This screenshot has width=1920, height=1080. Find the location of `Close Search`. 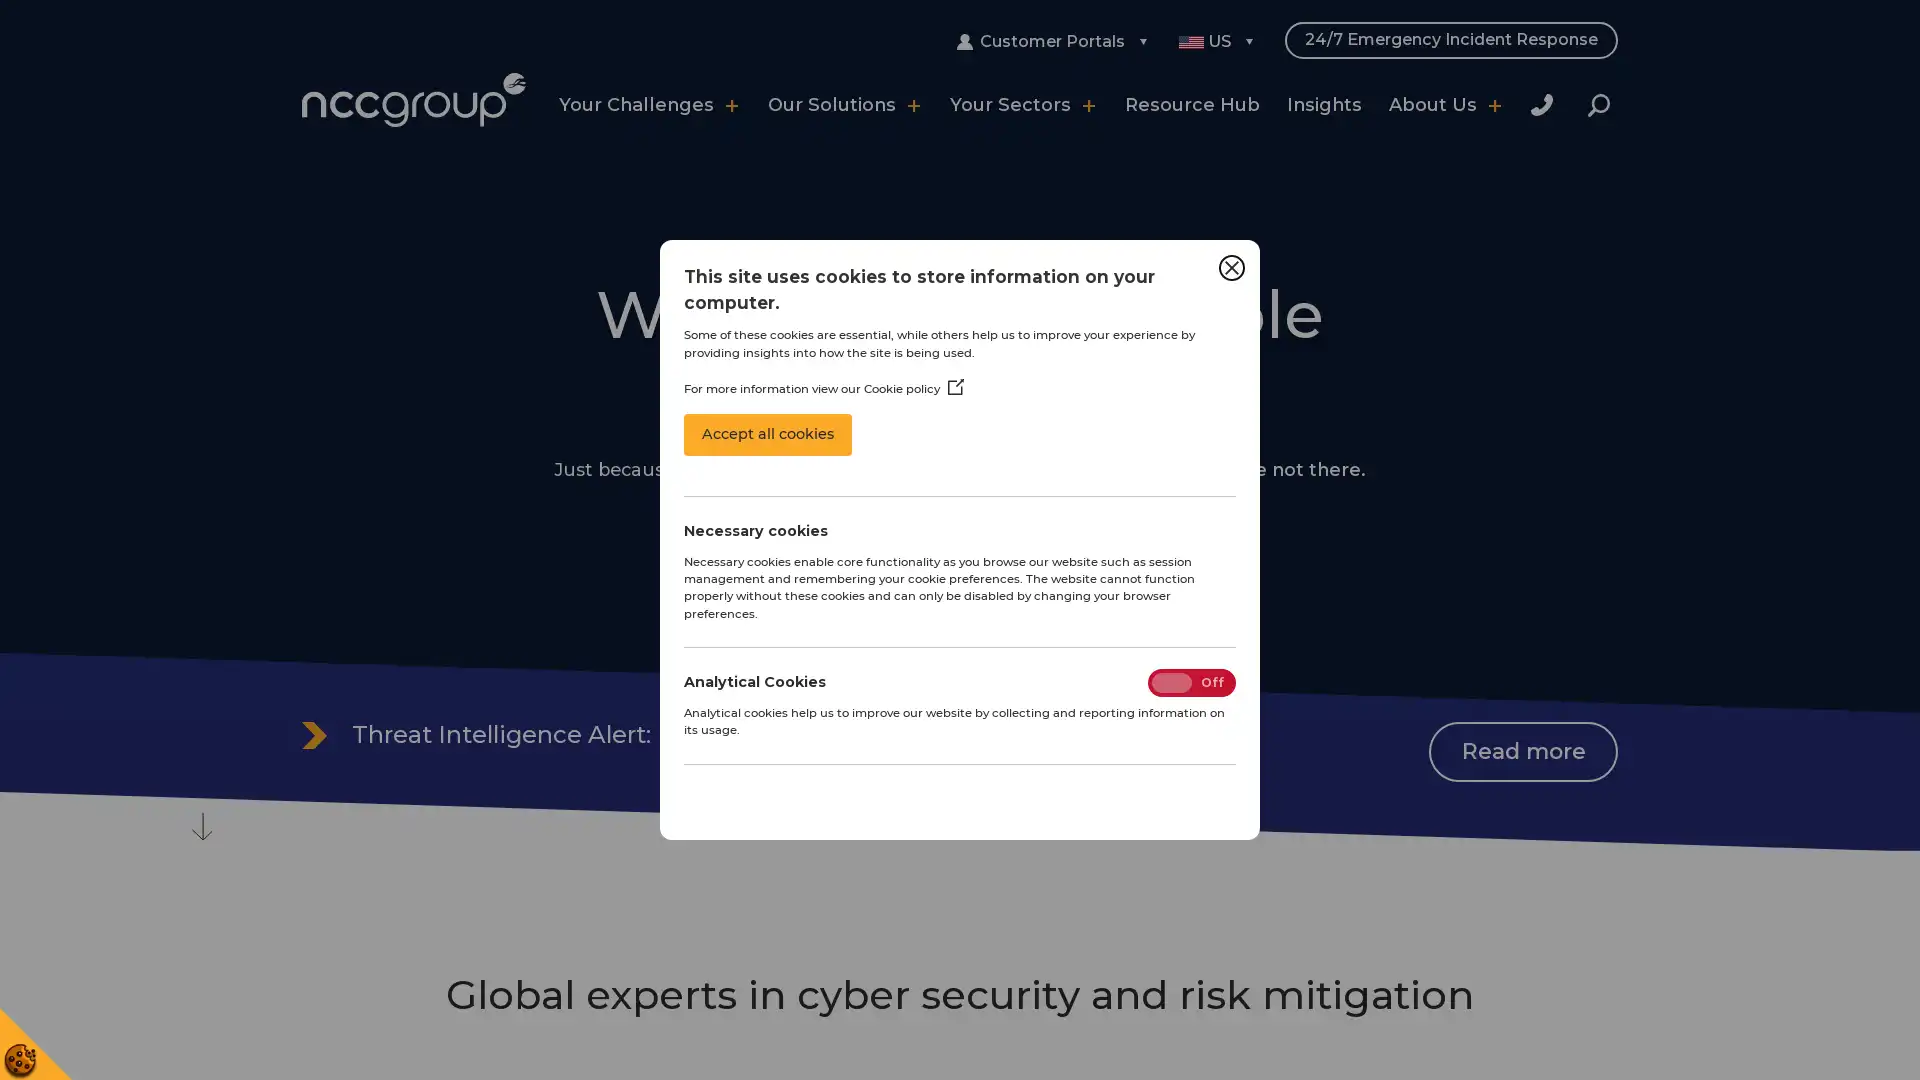

Close Search is located at coordinates (1533, 175).